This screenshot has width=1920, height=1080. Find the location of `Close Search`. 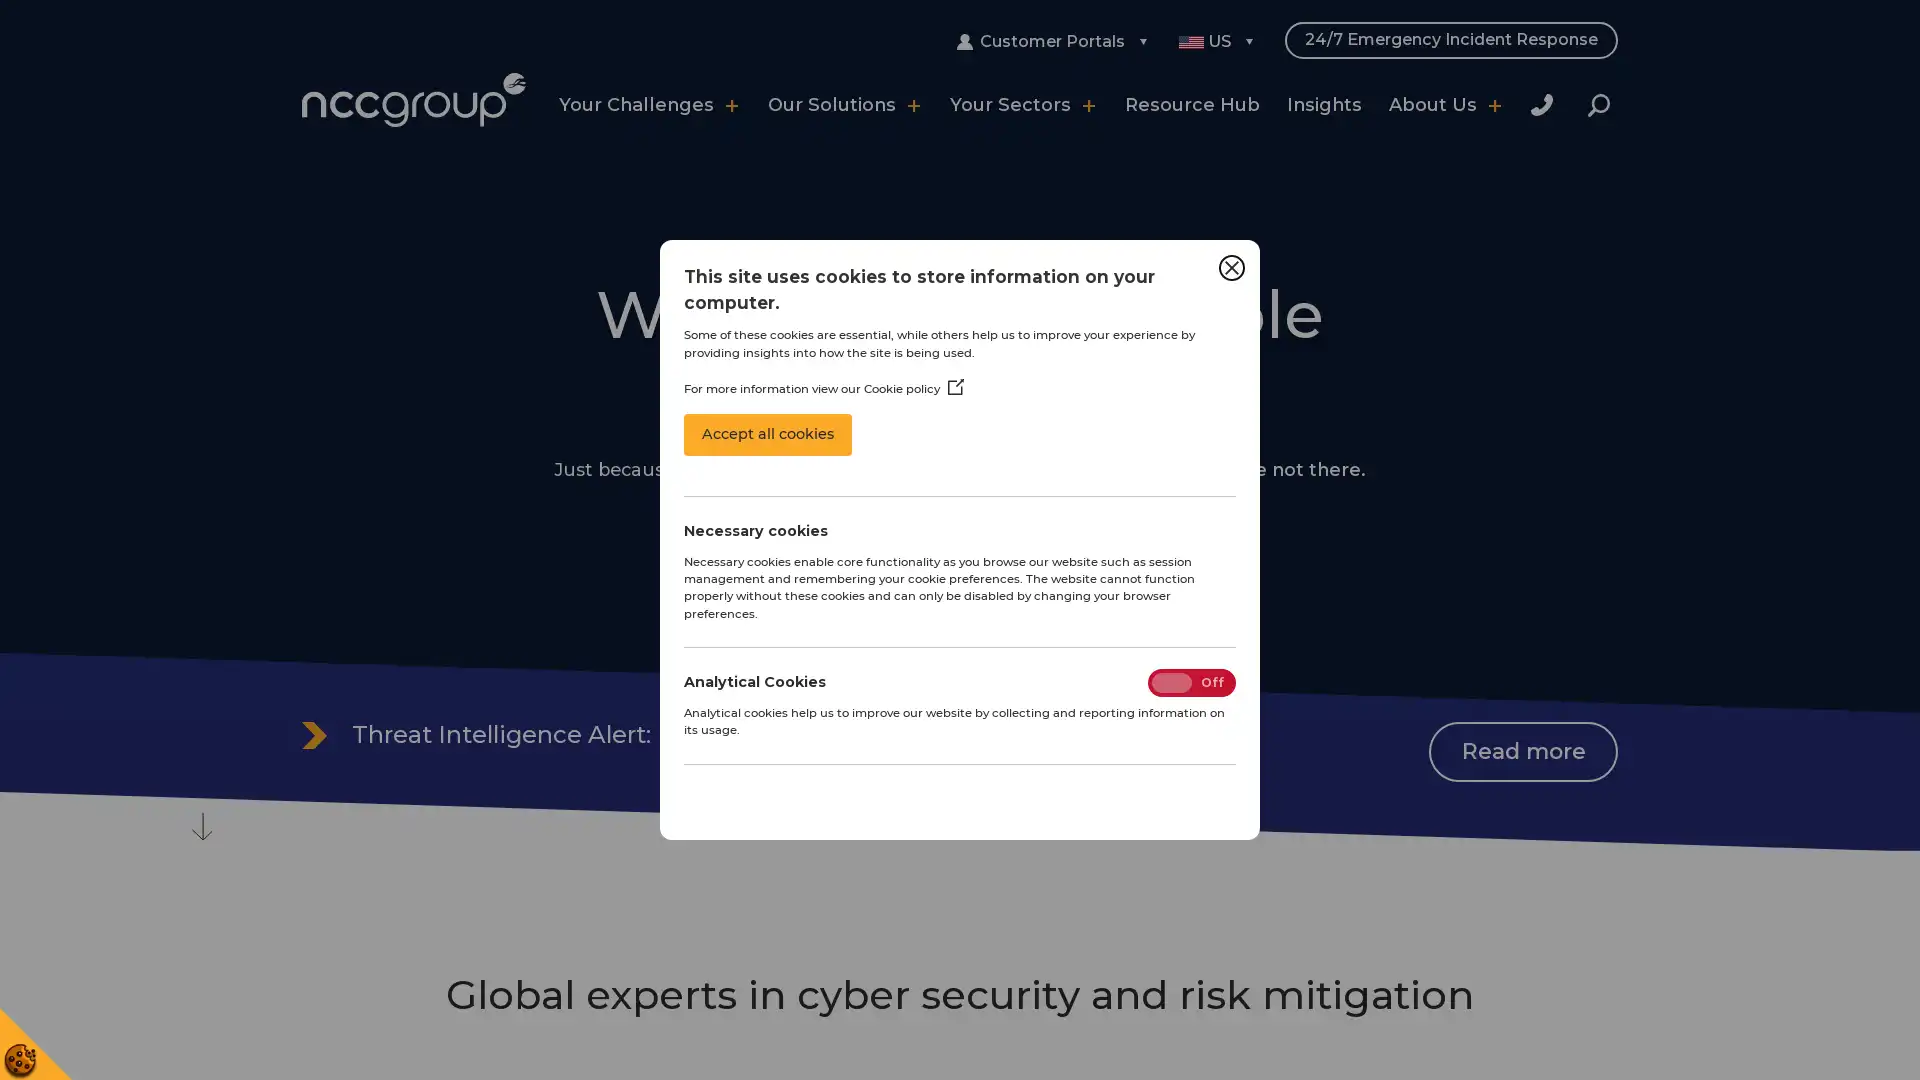

Close Search is located at coordinates (1533, 175).